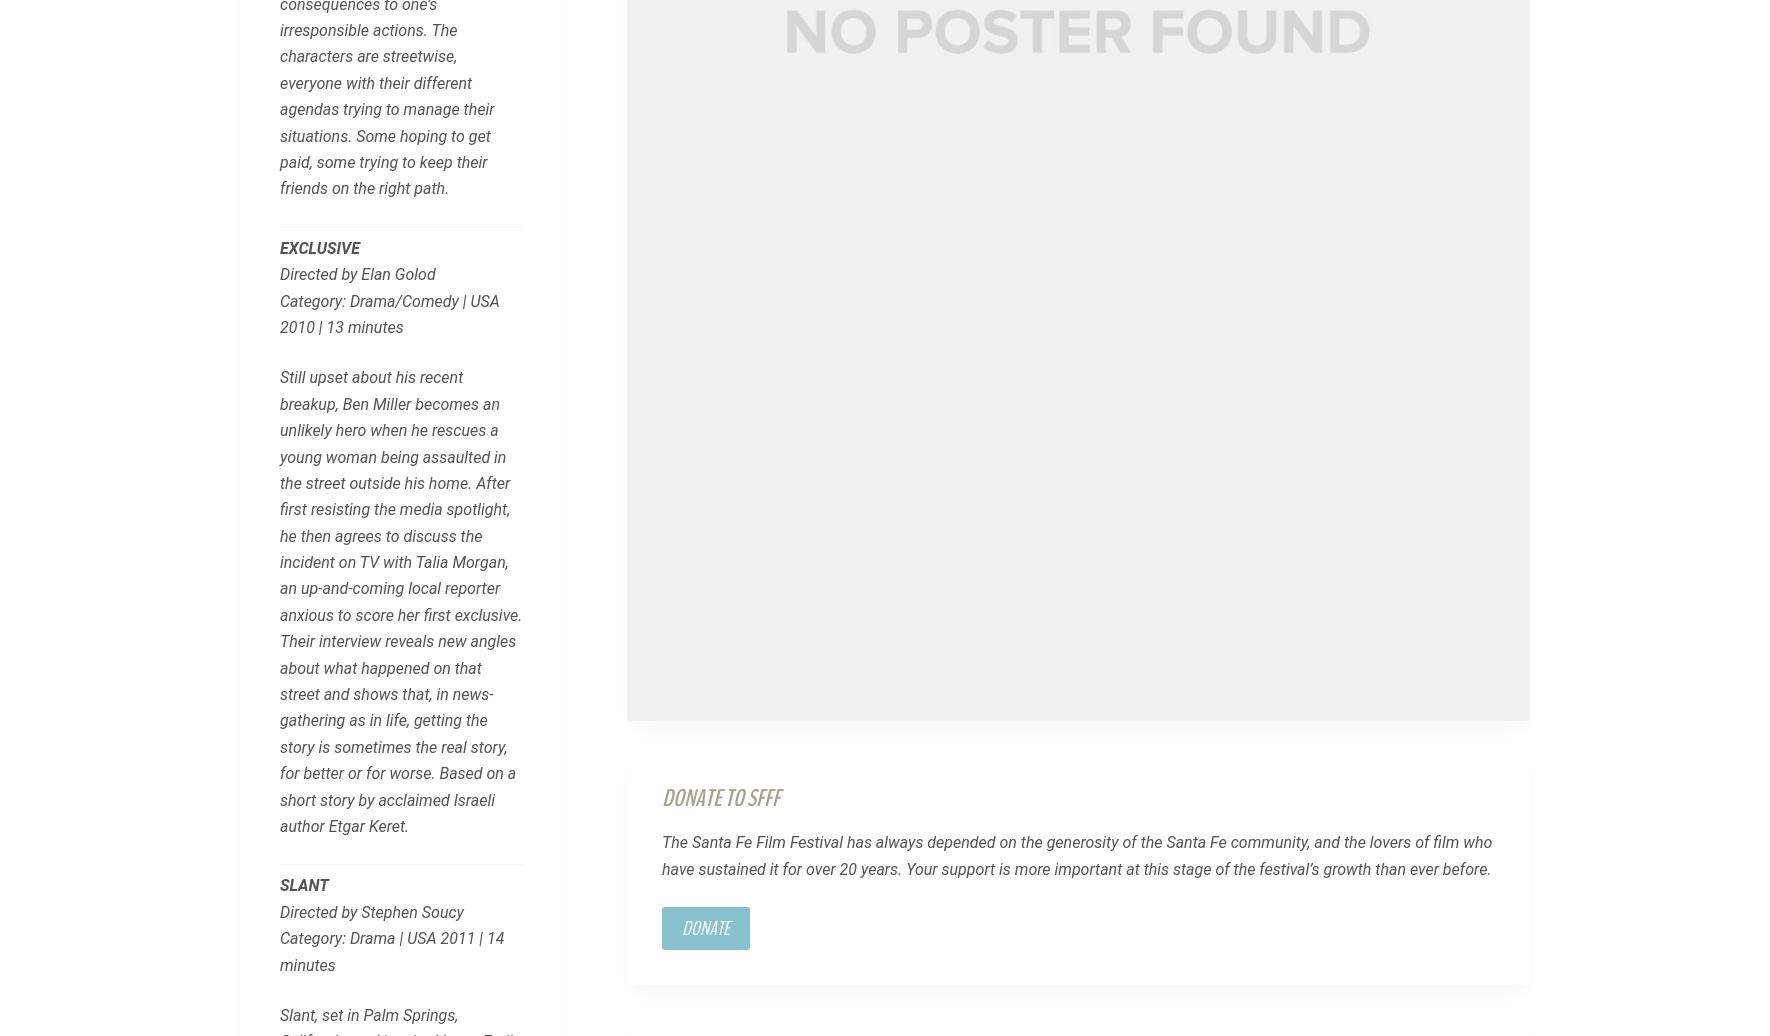 The height and width of the screenshot is (1036, 1770). Describe the element at coordinates (685, 773) in the screenshot. I see `'Sponsorship Packages'` at that location.